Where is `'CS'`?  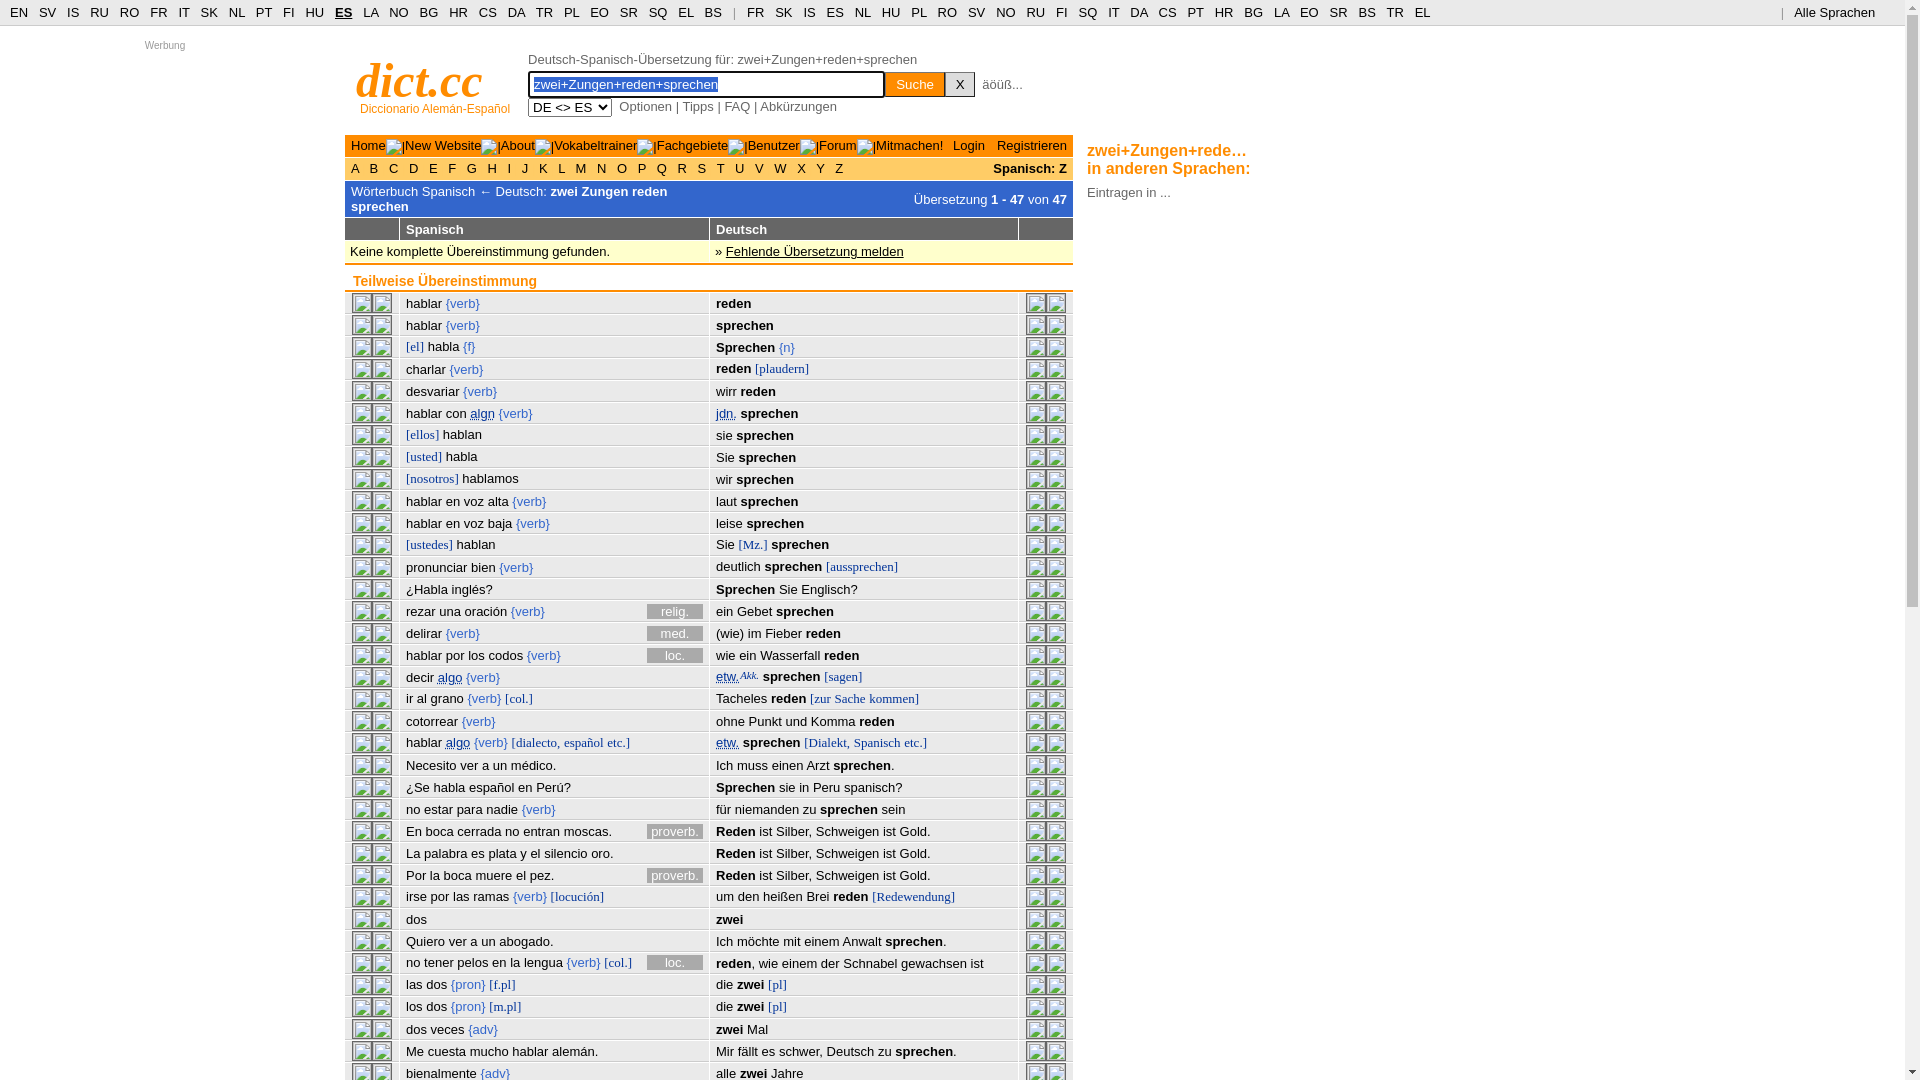 'CS' is located at coordinates (478, 12).